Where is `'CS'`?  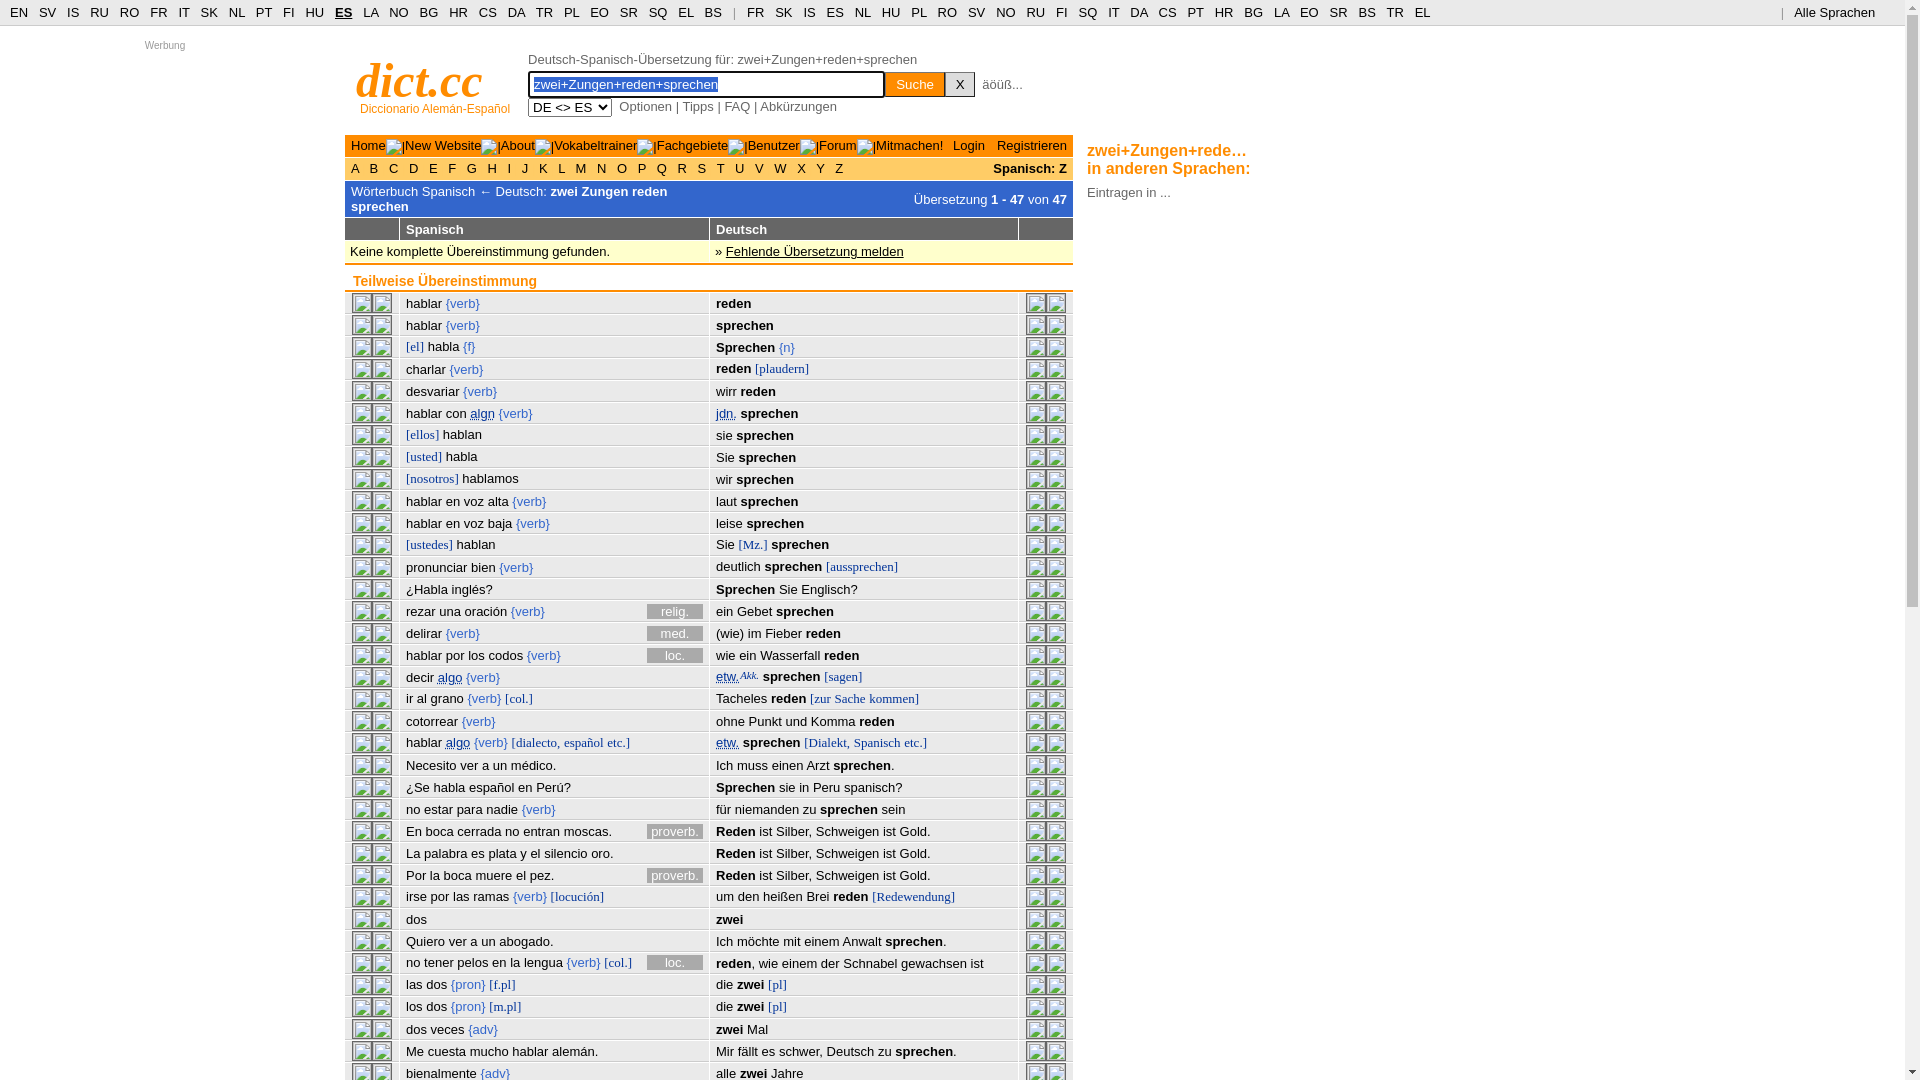 'CS' is located at coordinates (478, 12).